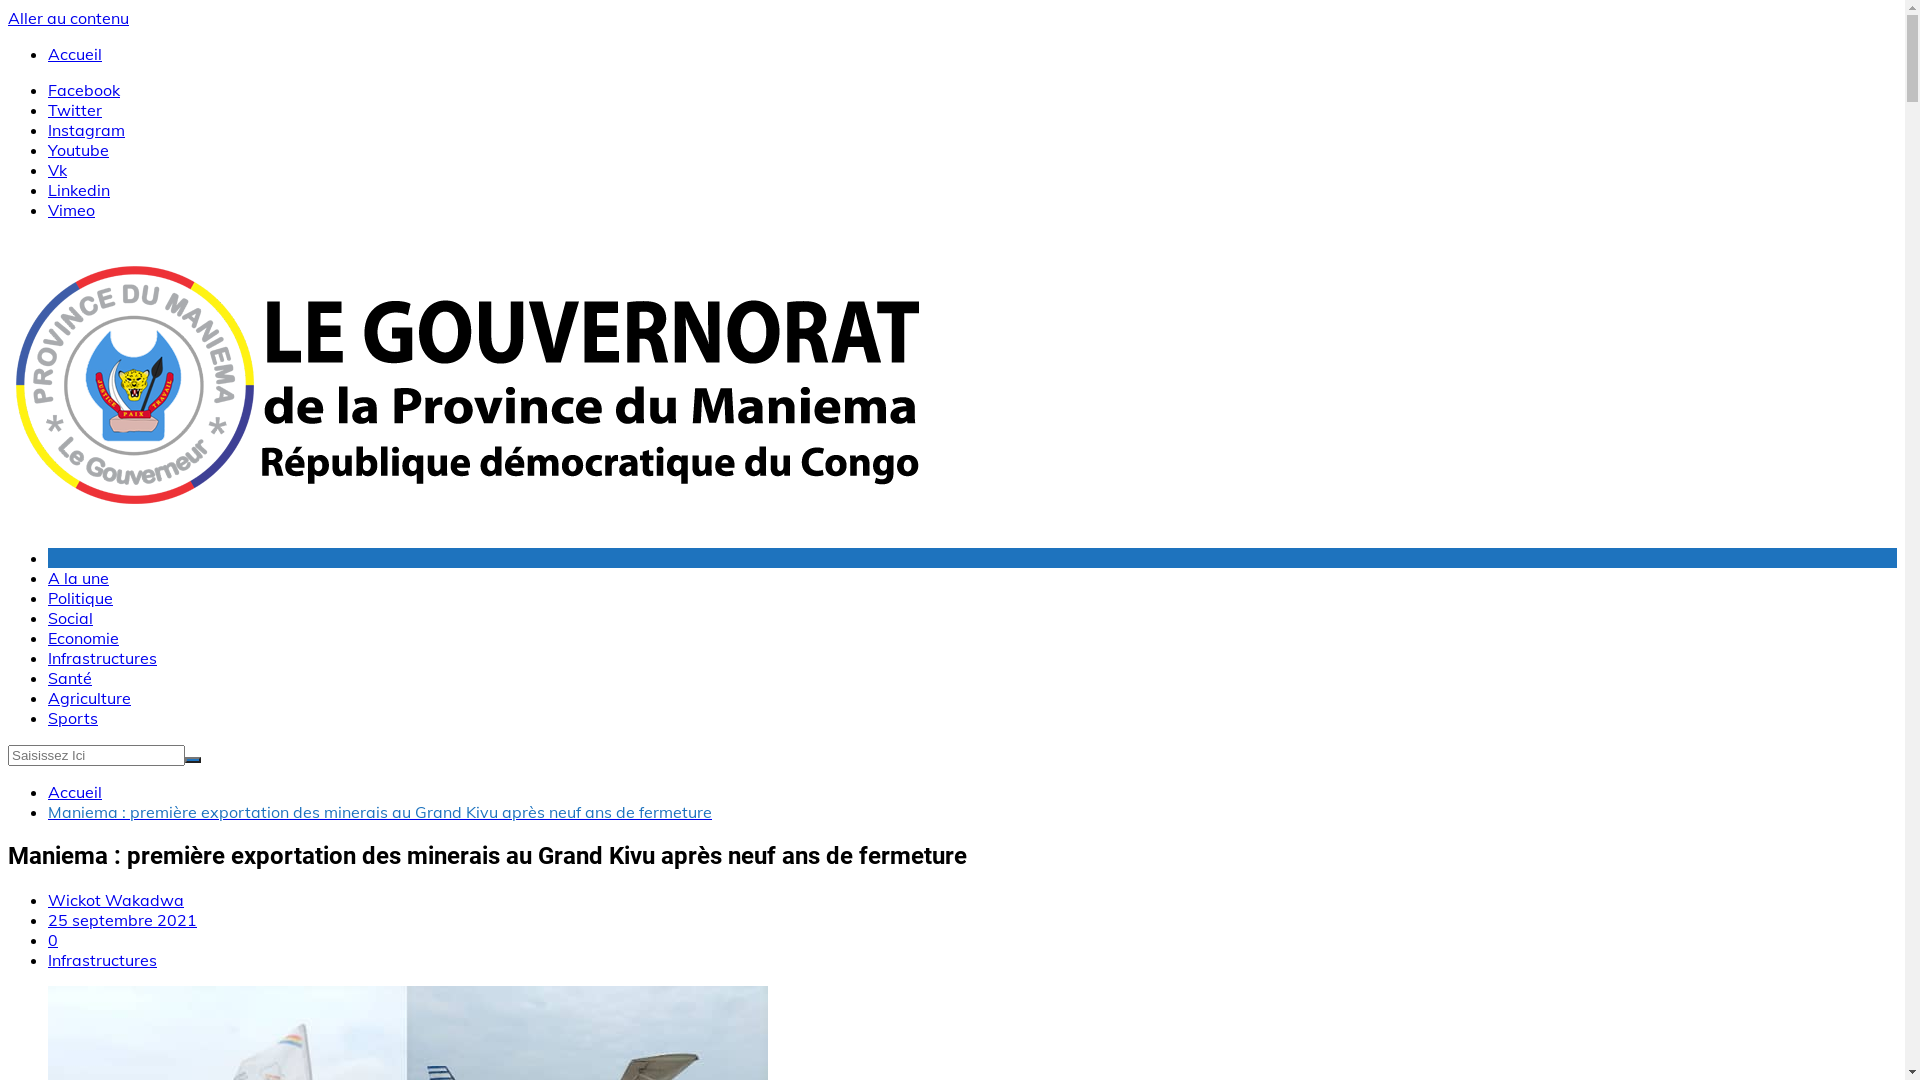  I want to click on 'A la une', so click(78, 578).